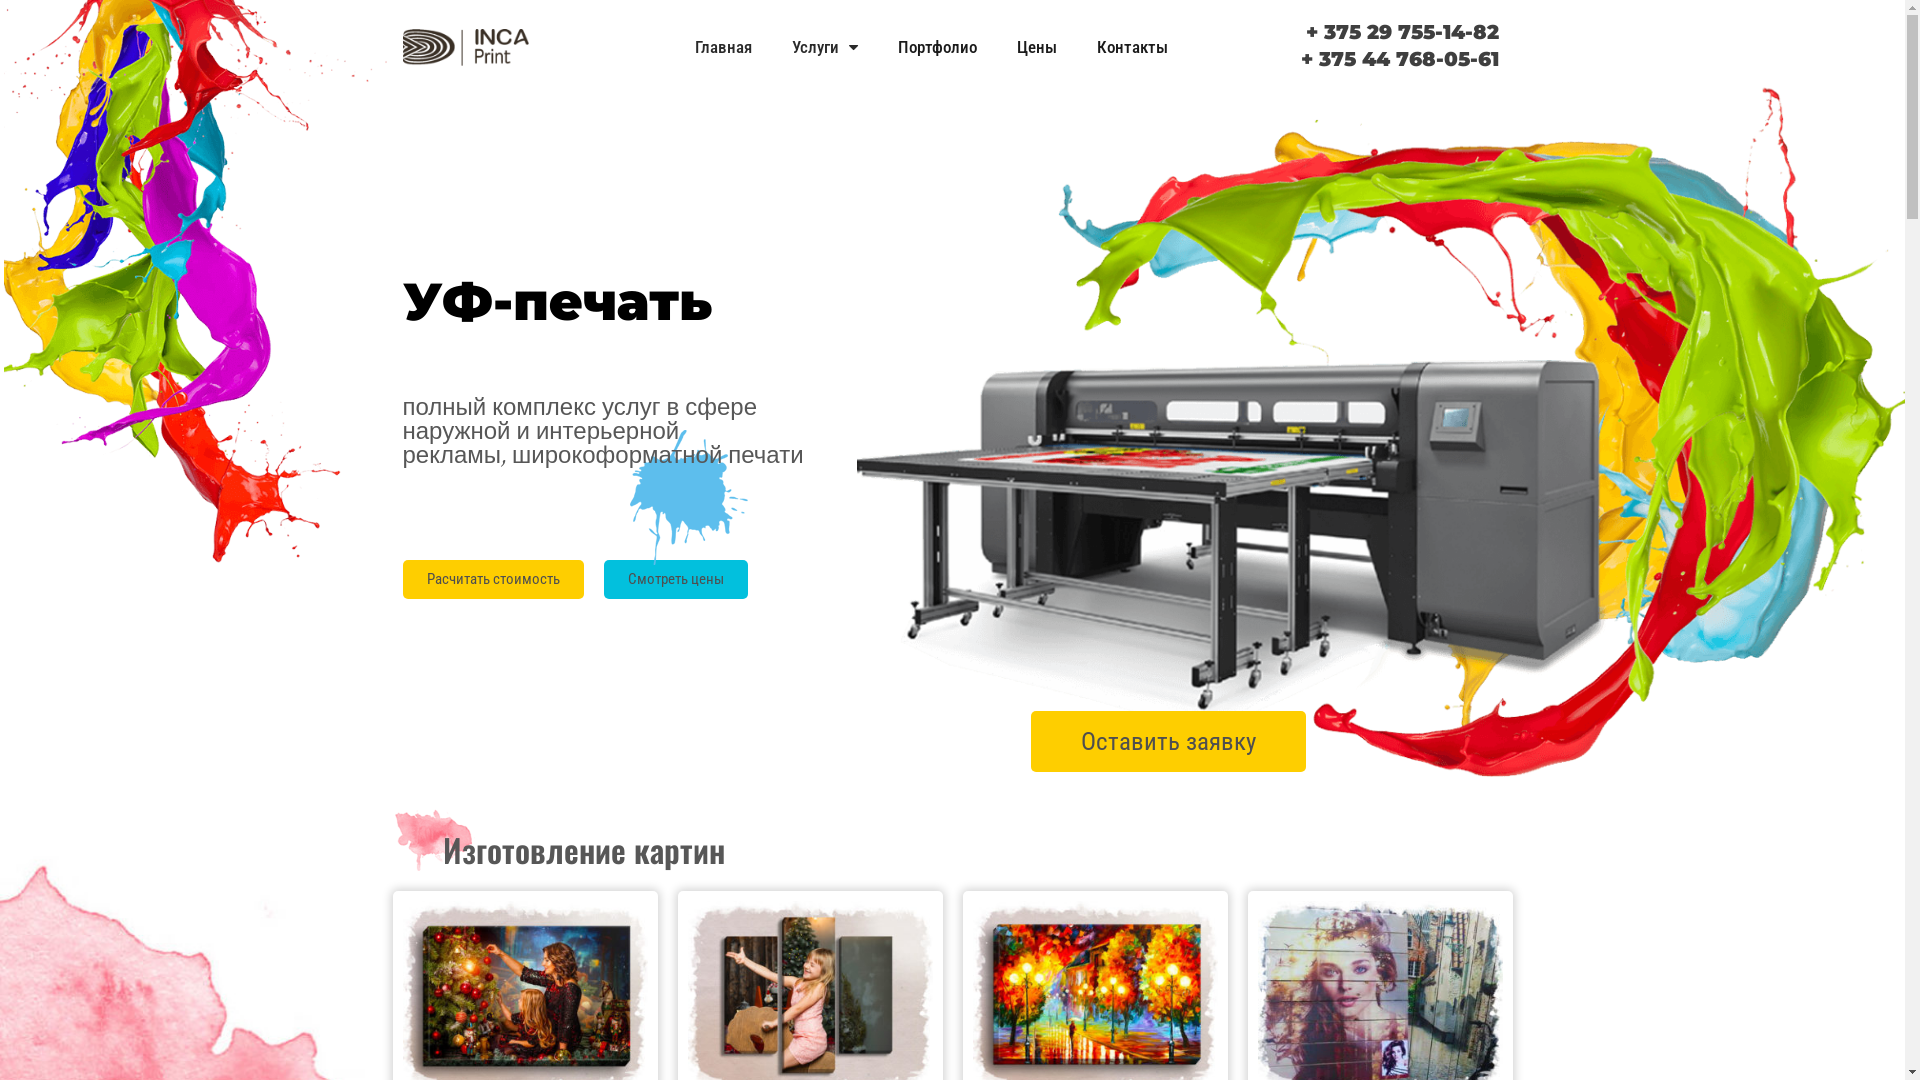  Describe the element at coordinates (1401, 31) in the screenshot. I see `'+ 375 29 755-14-82'` at that location.